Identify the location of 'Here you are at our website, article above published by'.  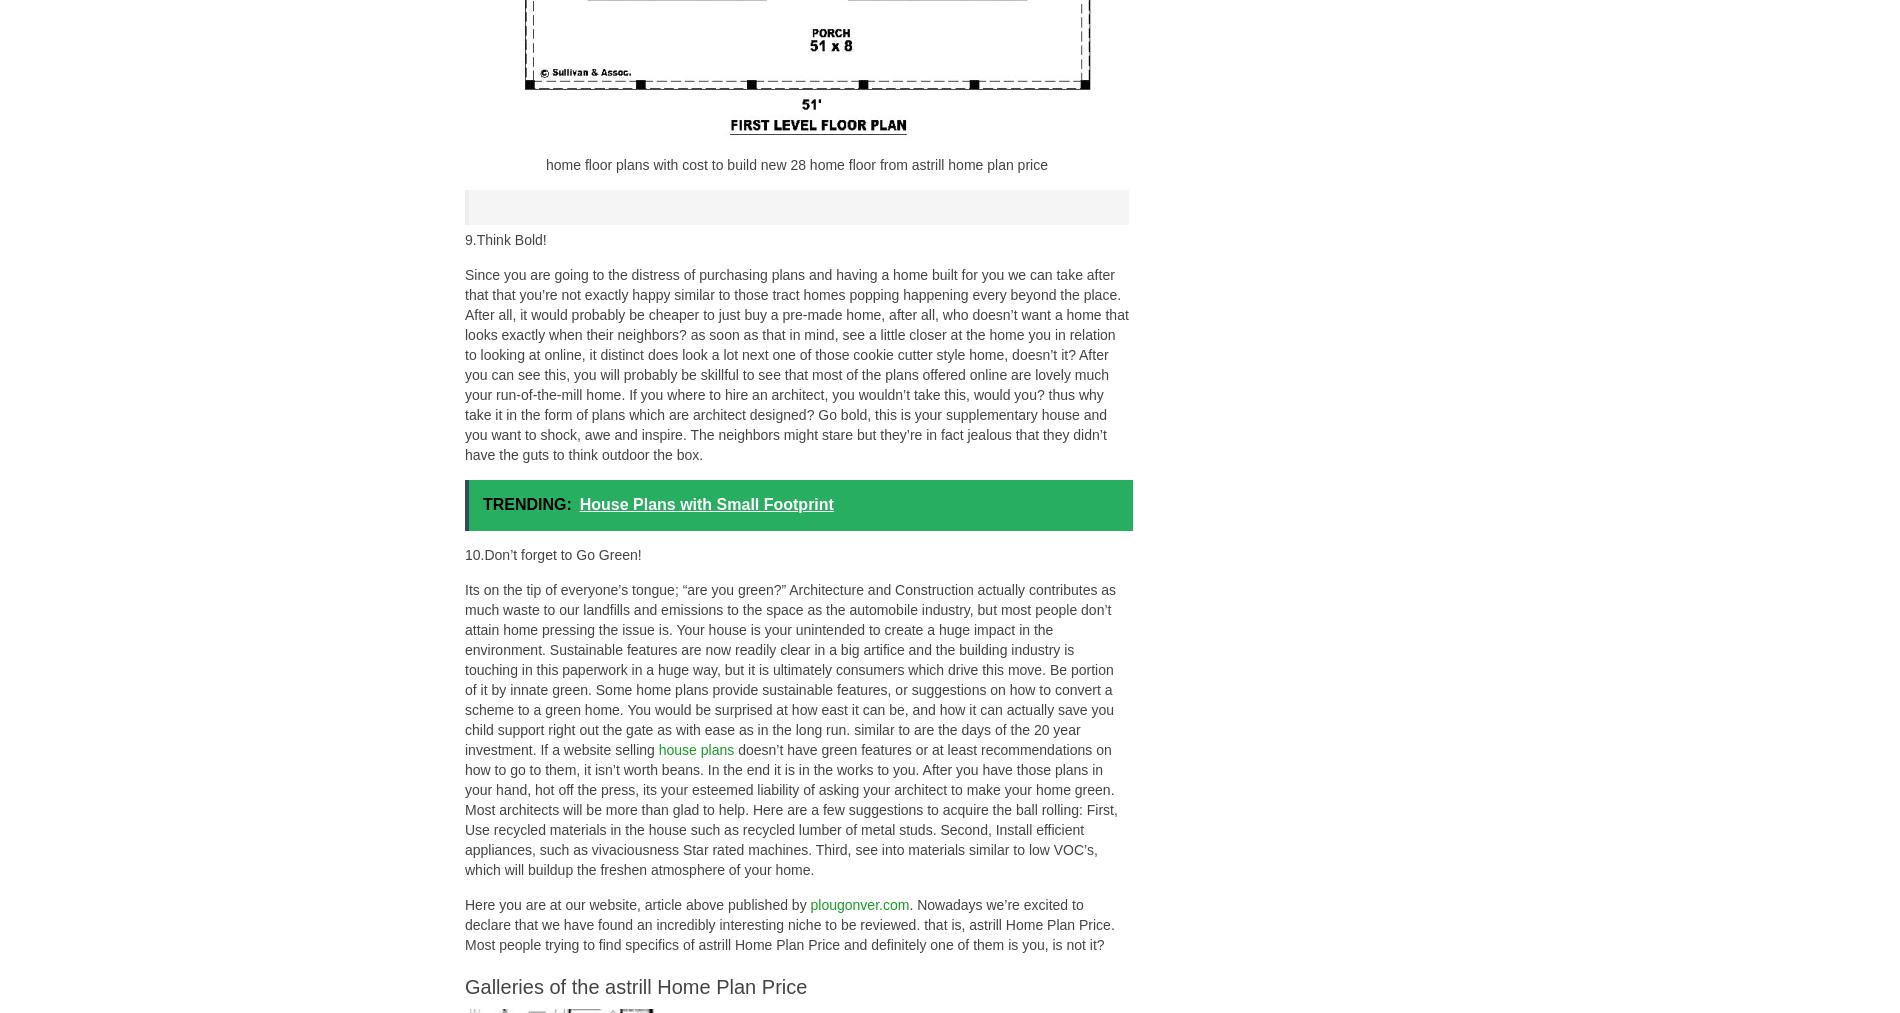
(637, 904).